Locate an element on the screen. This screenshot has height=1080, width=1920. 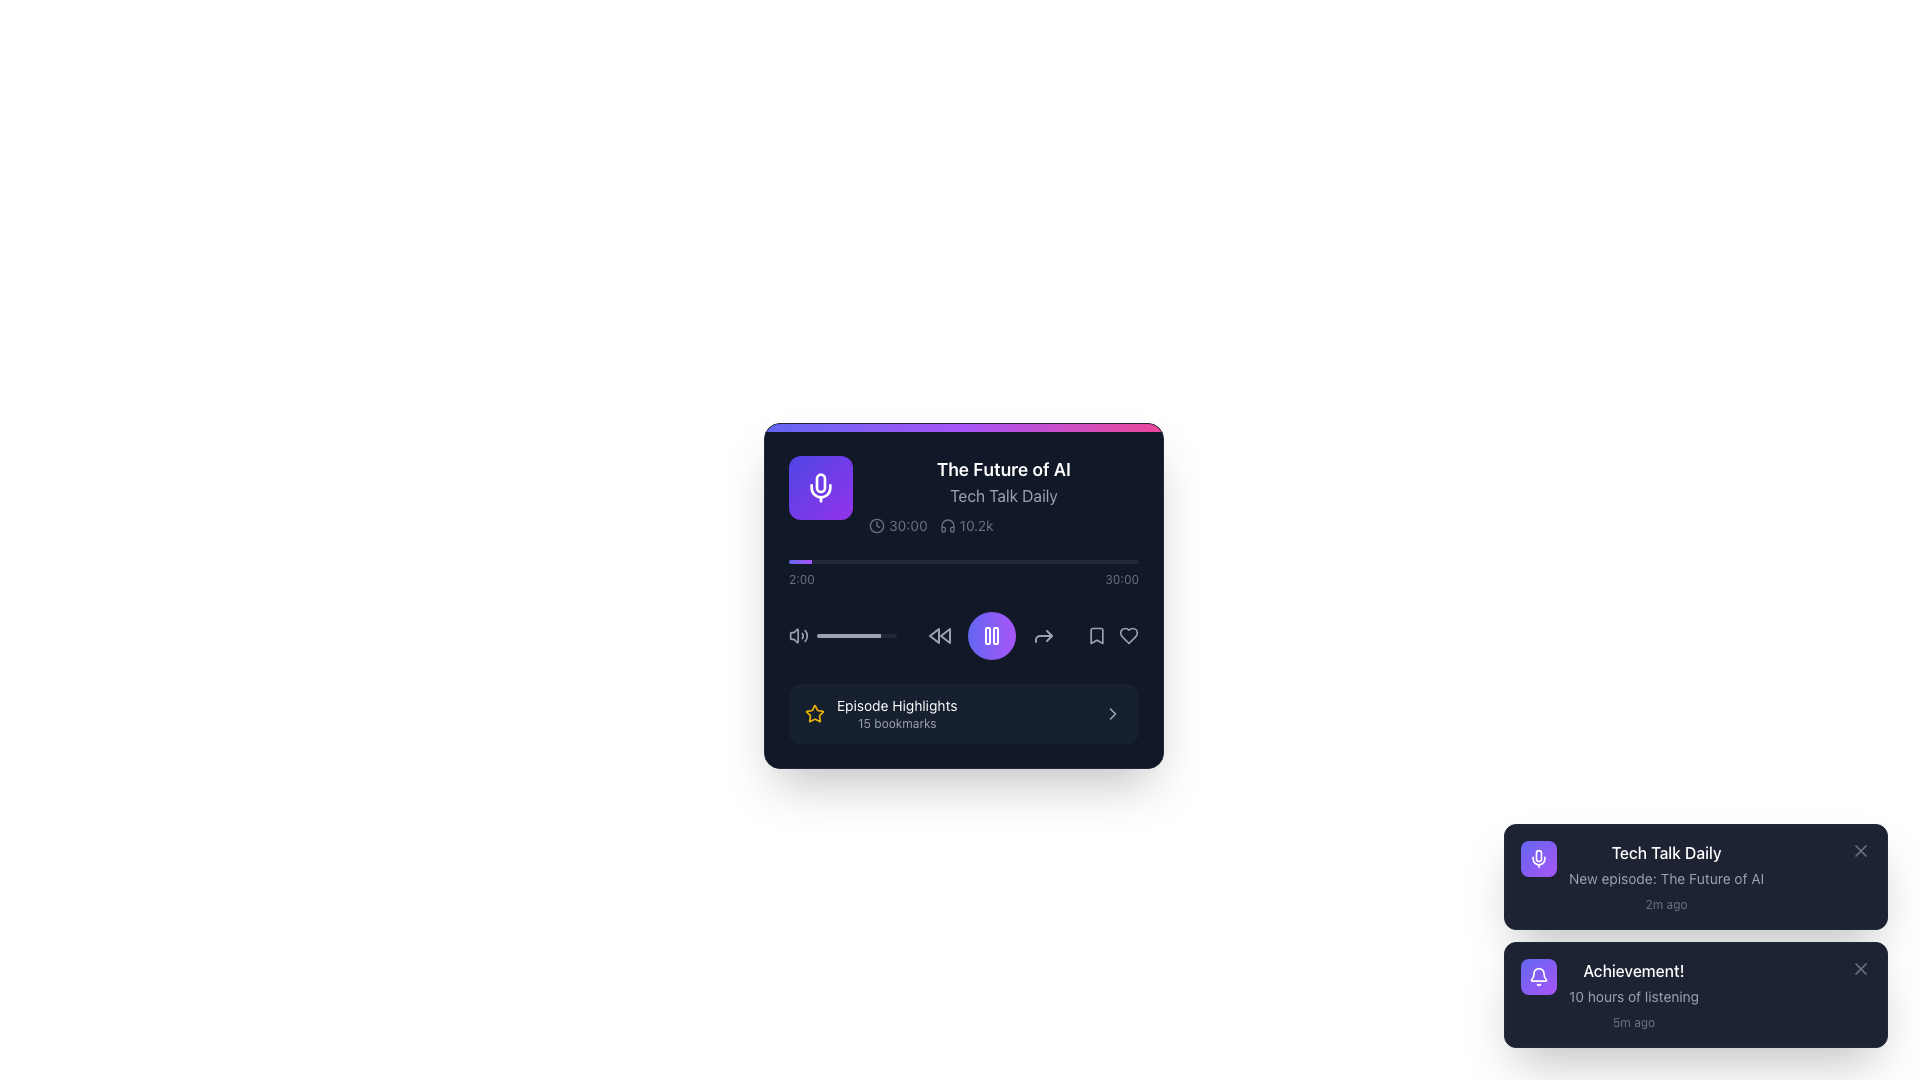
the volume is located at coordinates (840, 636).